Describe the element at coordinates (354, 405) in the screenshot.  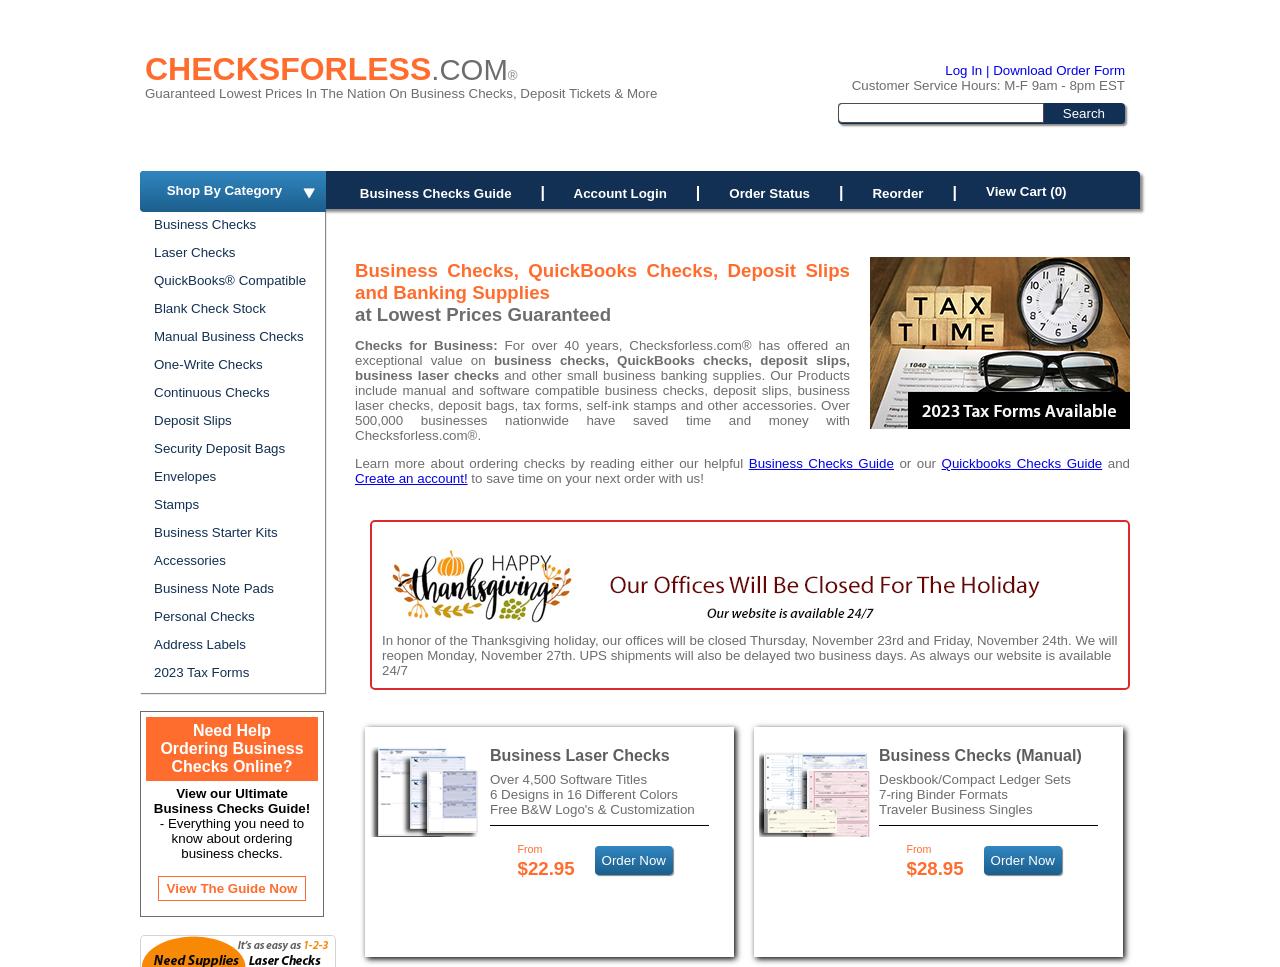
I see `'and other small business banking supplies. Our Products include manual and software compatible business checks, deposit slips, business laser checks, deposit bags, tax forms, self-ink stamps and other accessories. Over 500,000 businesses nationwide have saved time and money with Checksforless.com®.'` at that location.